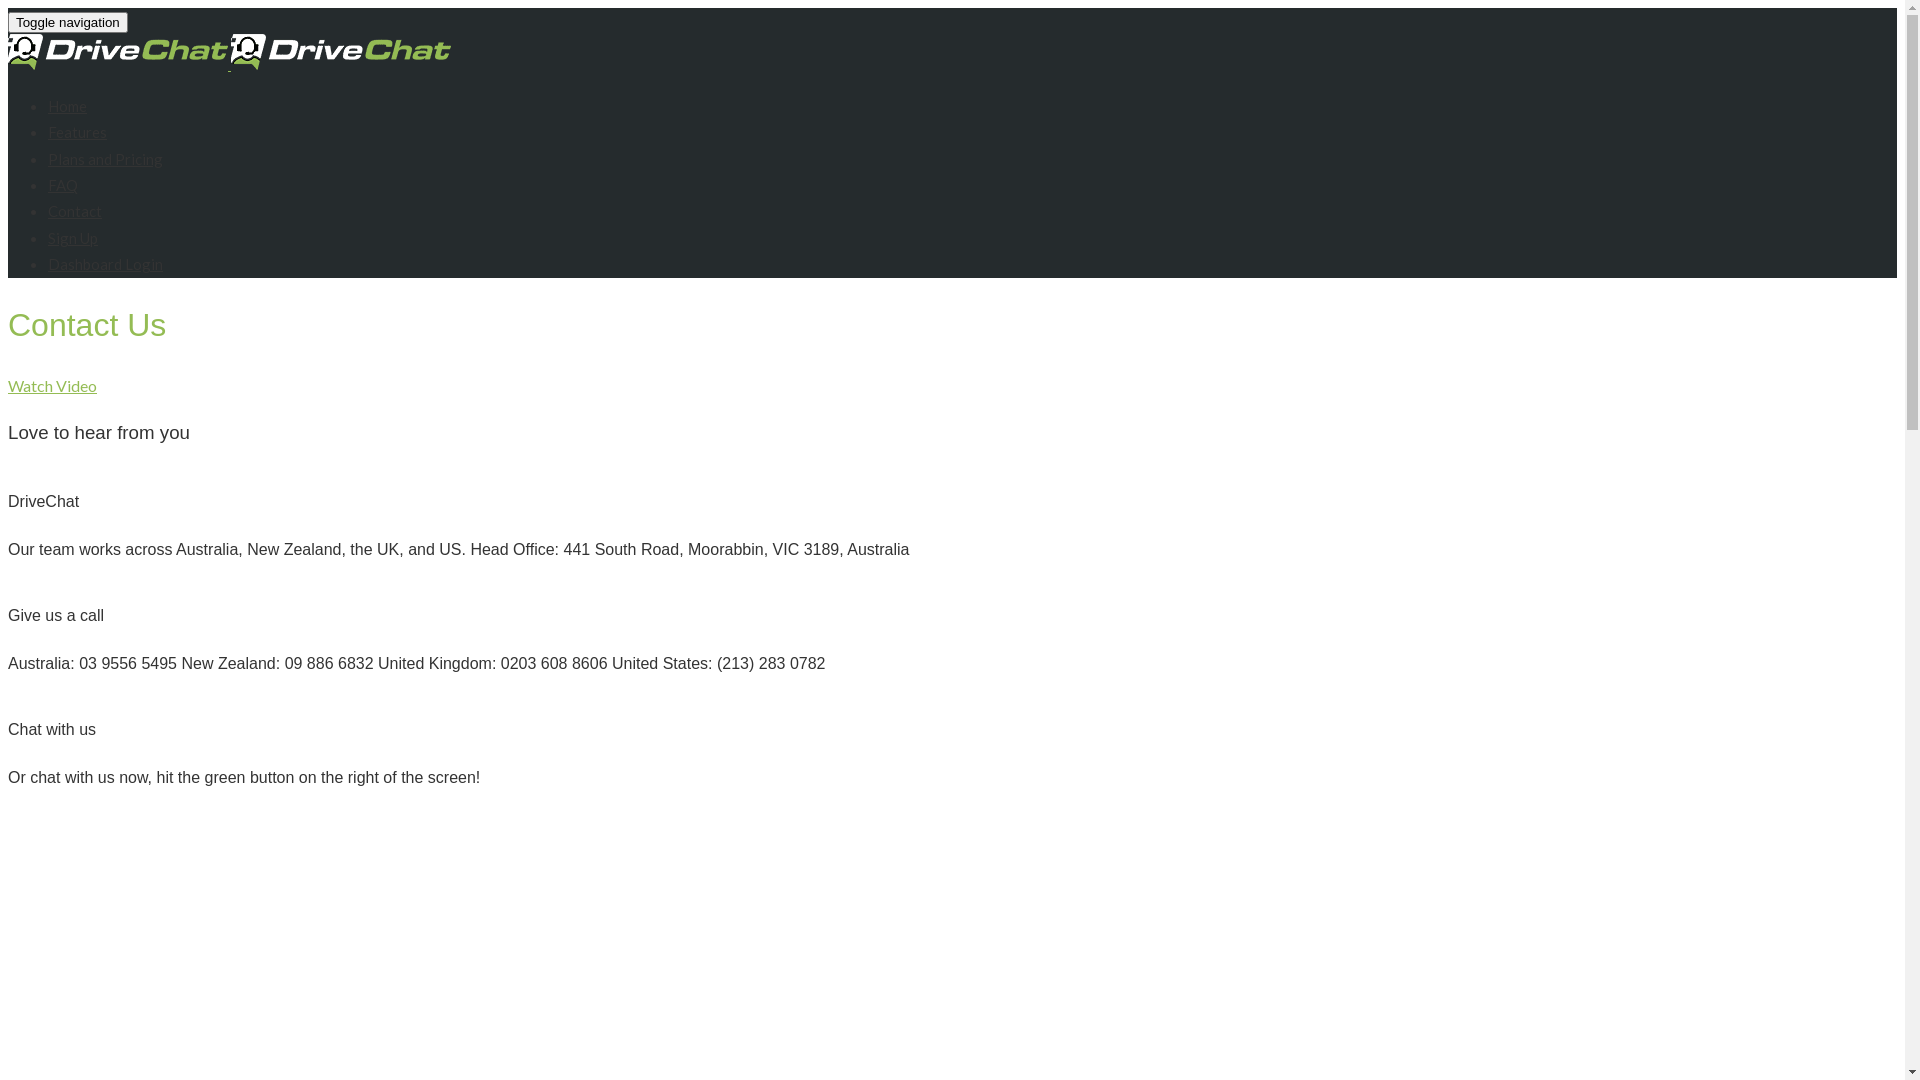  I want to click on 'Watch Video', so click(52, 385).